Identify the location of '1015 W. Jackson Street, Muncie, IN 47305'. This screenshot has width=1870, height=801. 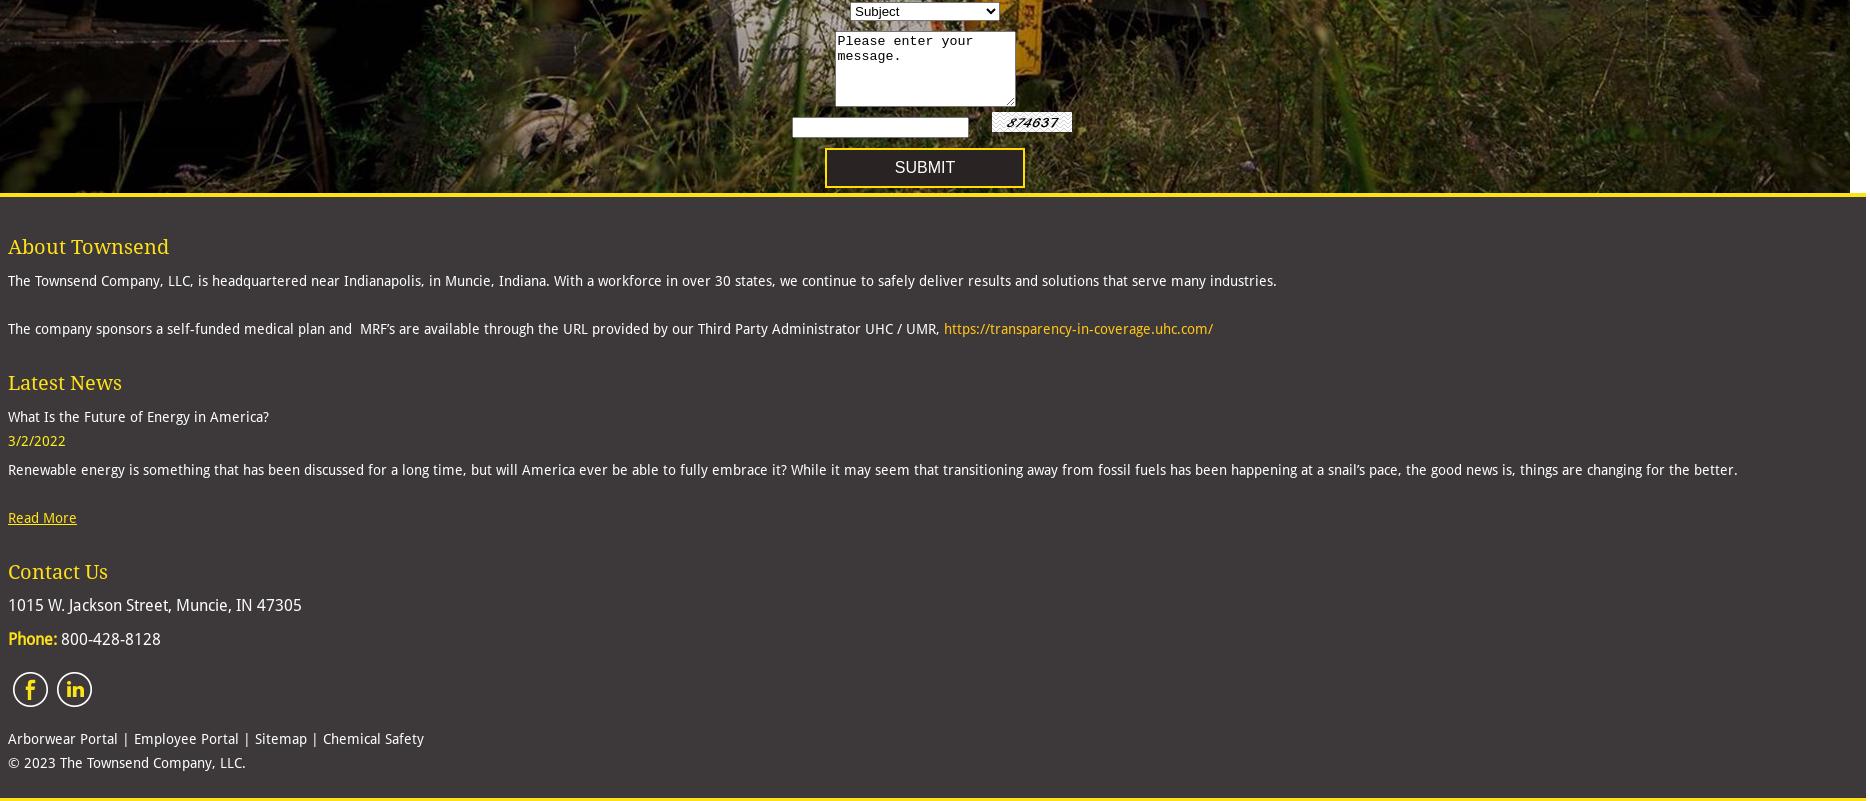
(155, 604).